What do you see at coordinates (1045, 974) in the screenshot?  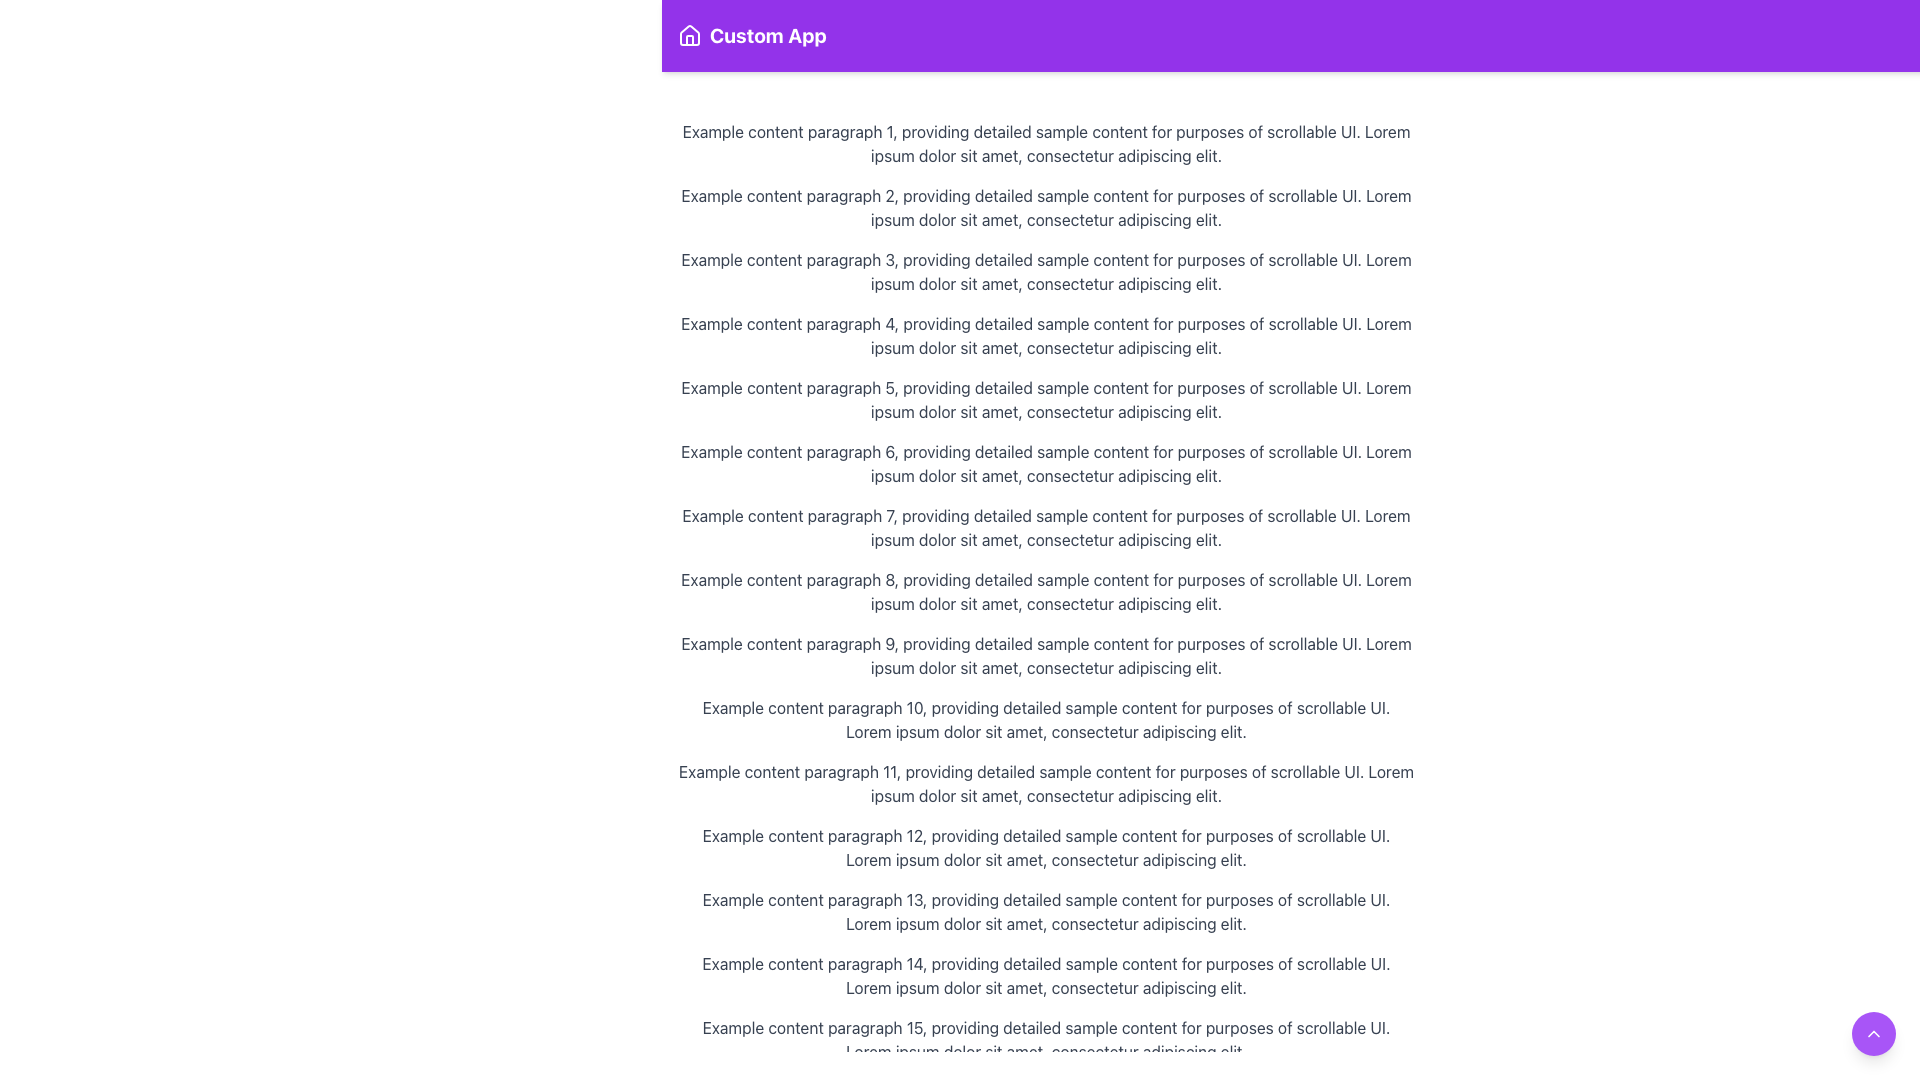 I see `text content of the 14th paragraph styled in gray font, which provides detailed sample content for purposes of scrollable UI` at bounding box center [1045, 974].